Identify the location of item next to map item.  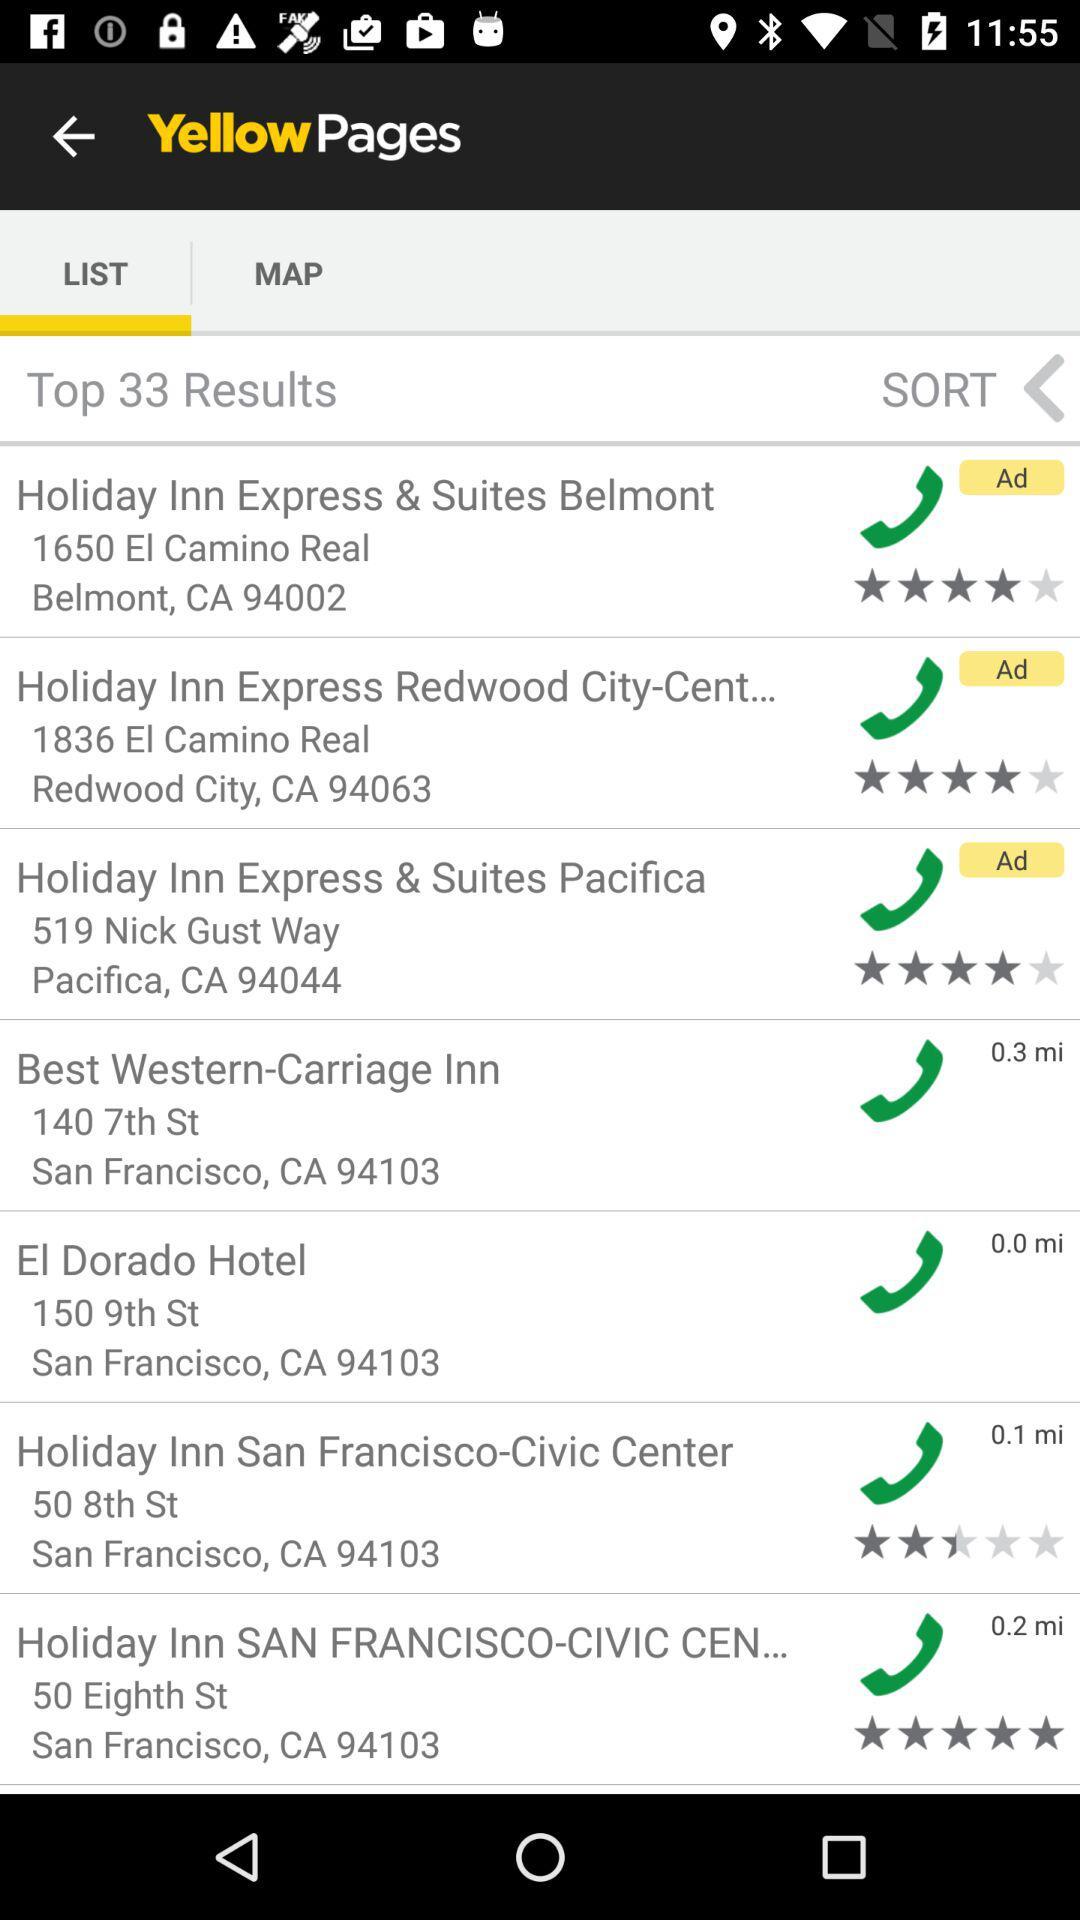
(95, 272).